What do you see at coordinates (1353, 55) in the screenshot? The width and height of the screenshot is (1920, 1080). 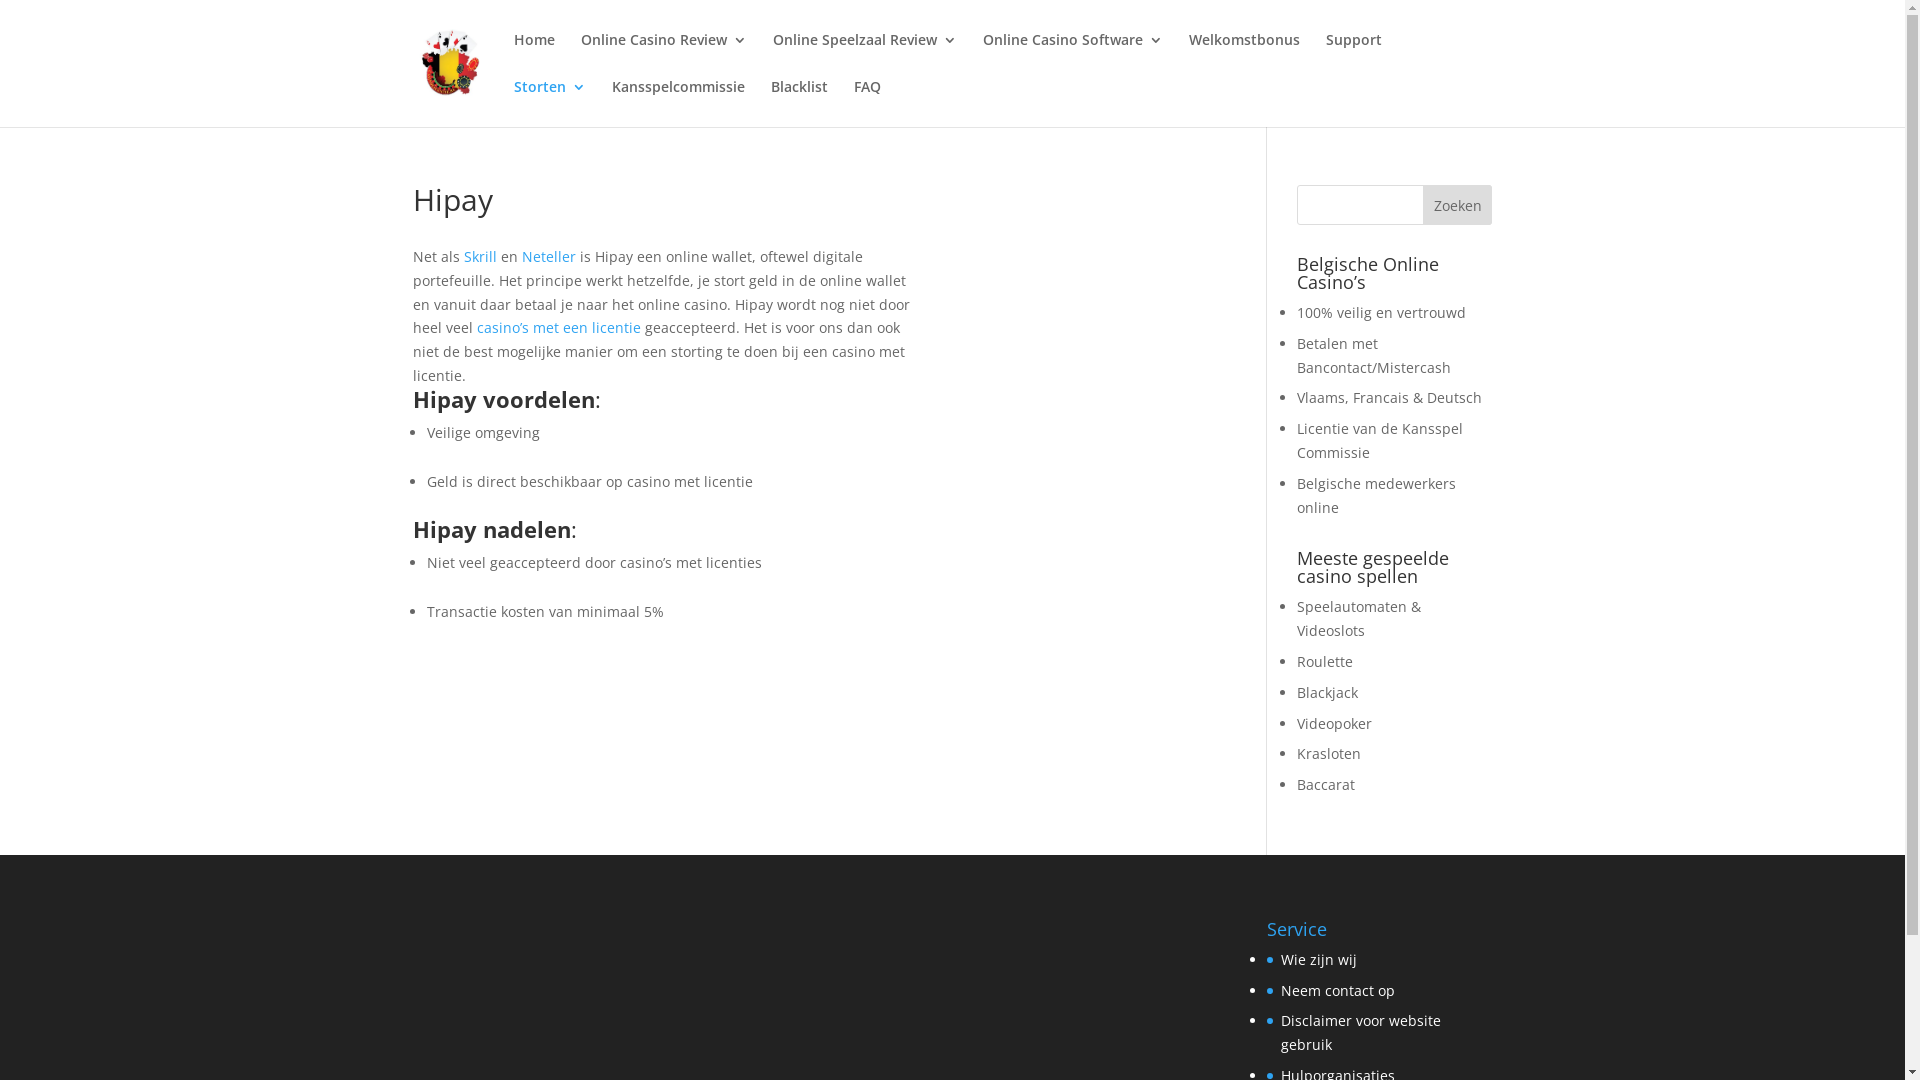 I see `'Support'` at bounding box center [1353, 55].